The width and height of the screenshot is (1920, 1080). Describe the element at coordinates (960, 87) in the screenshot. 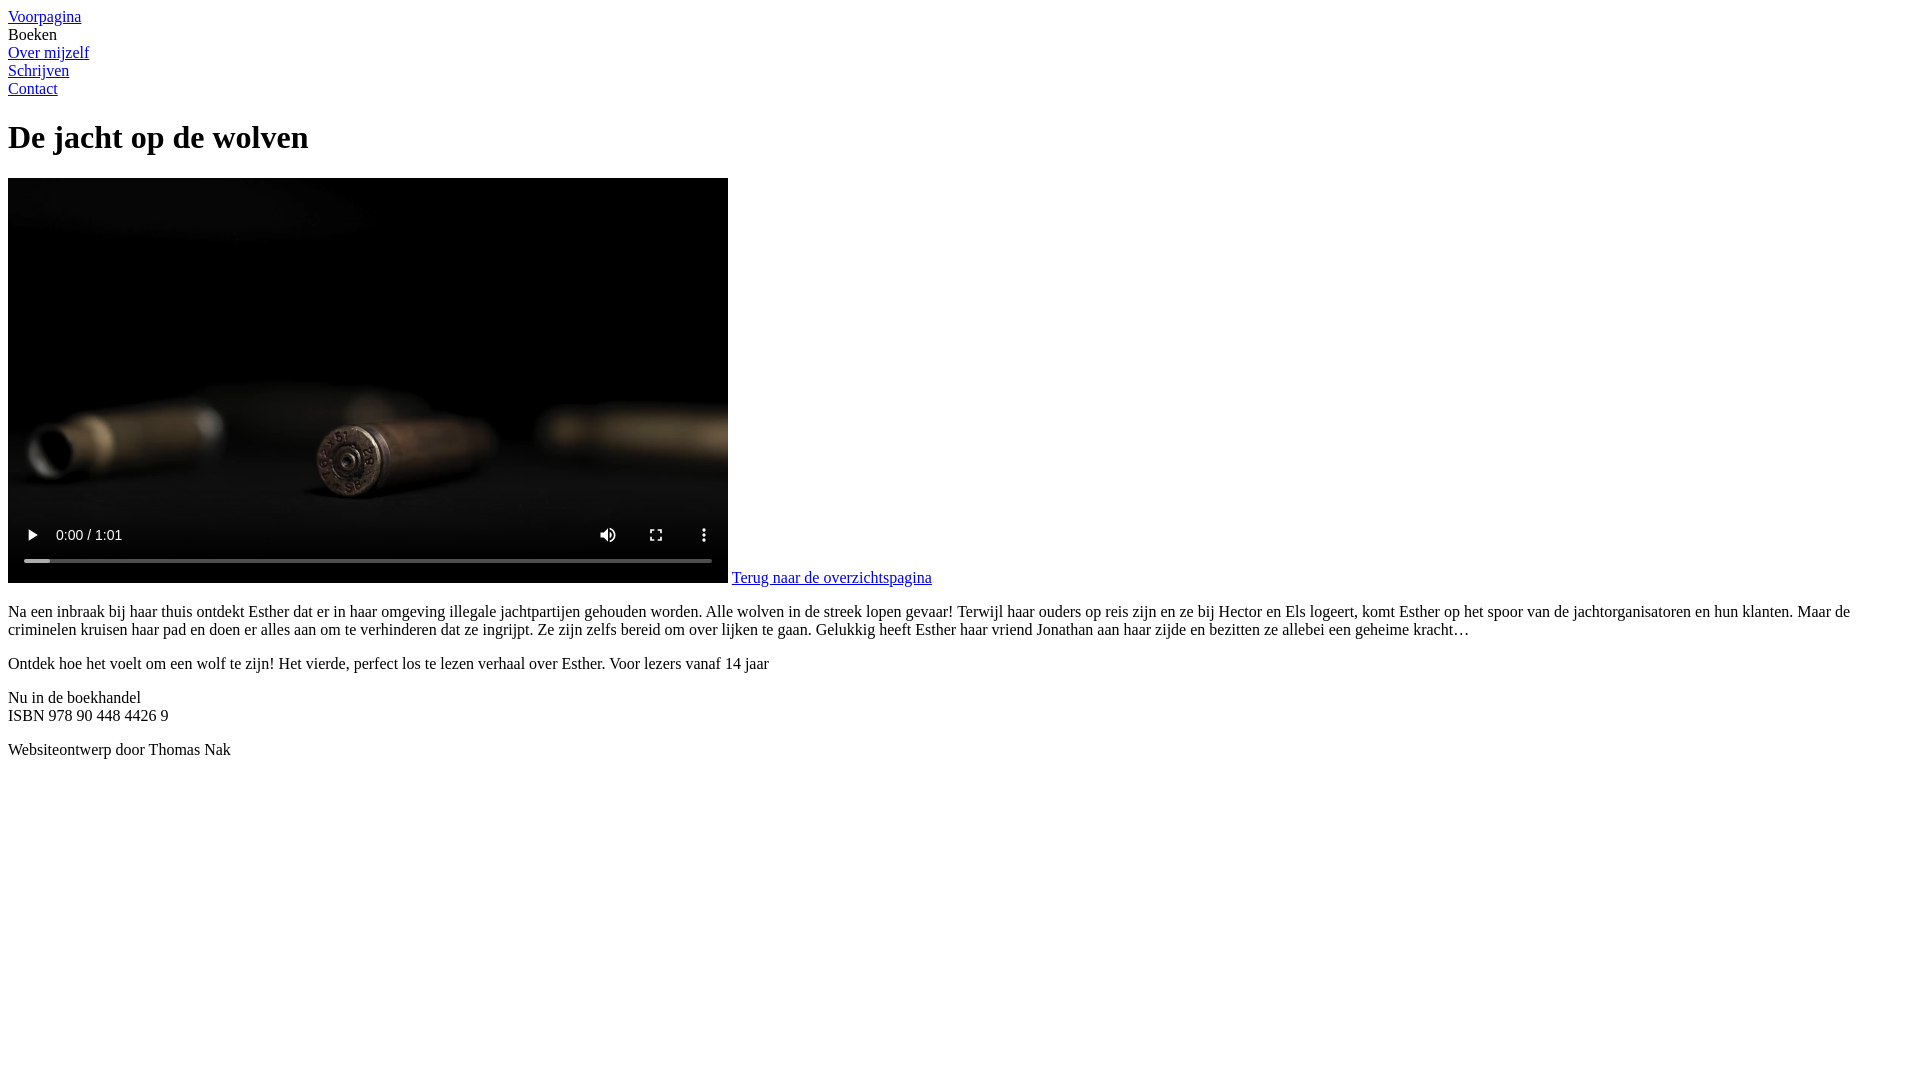

I see `'Contact'` at that location.